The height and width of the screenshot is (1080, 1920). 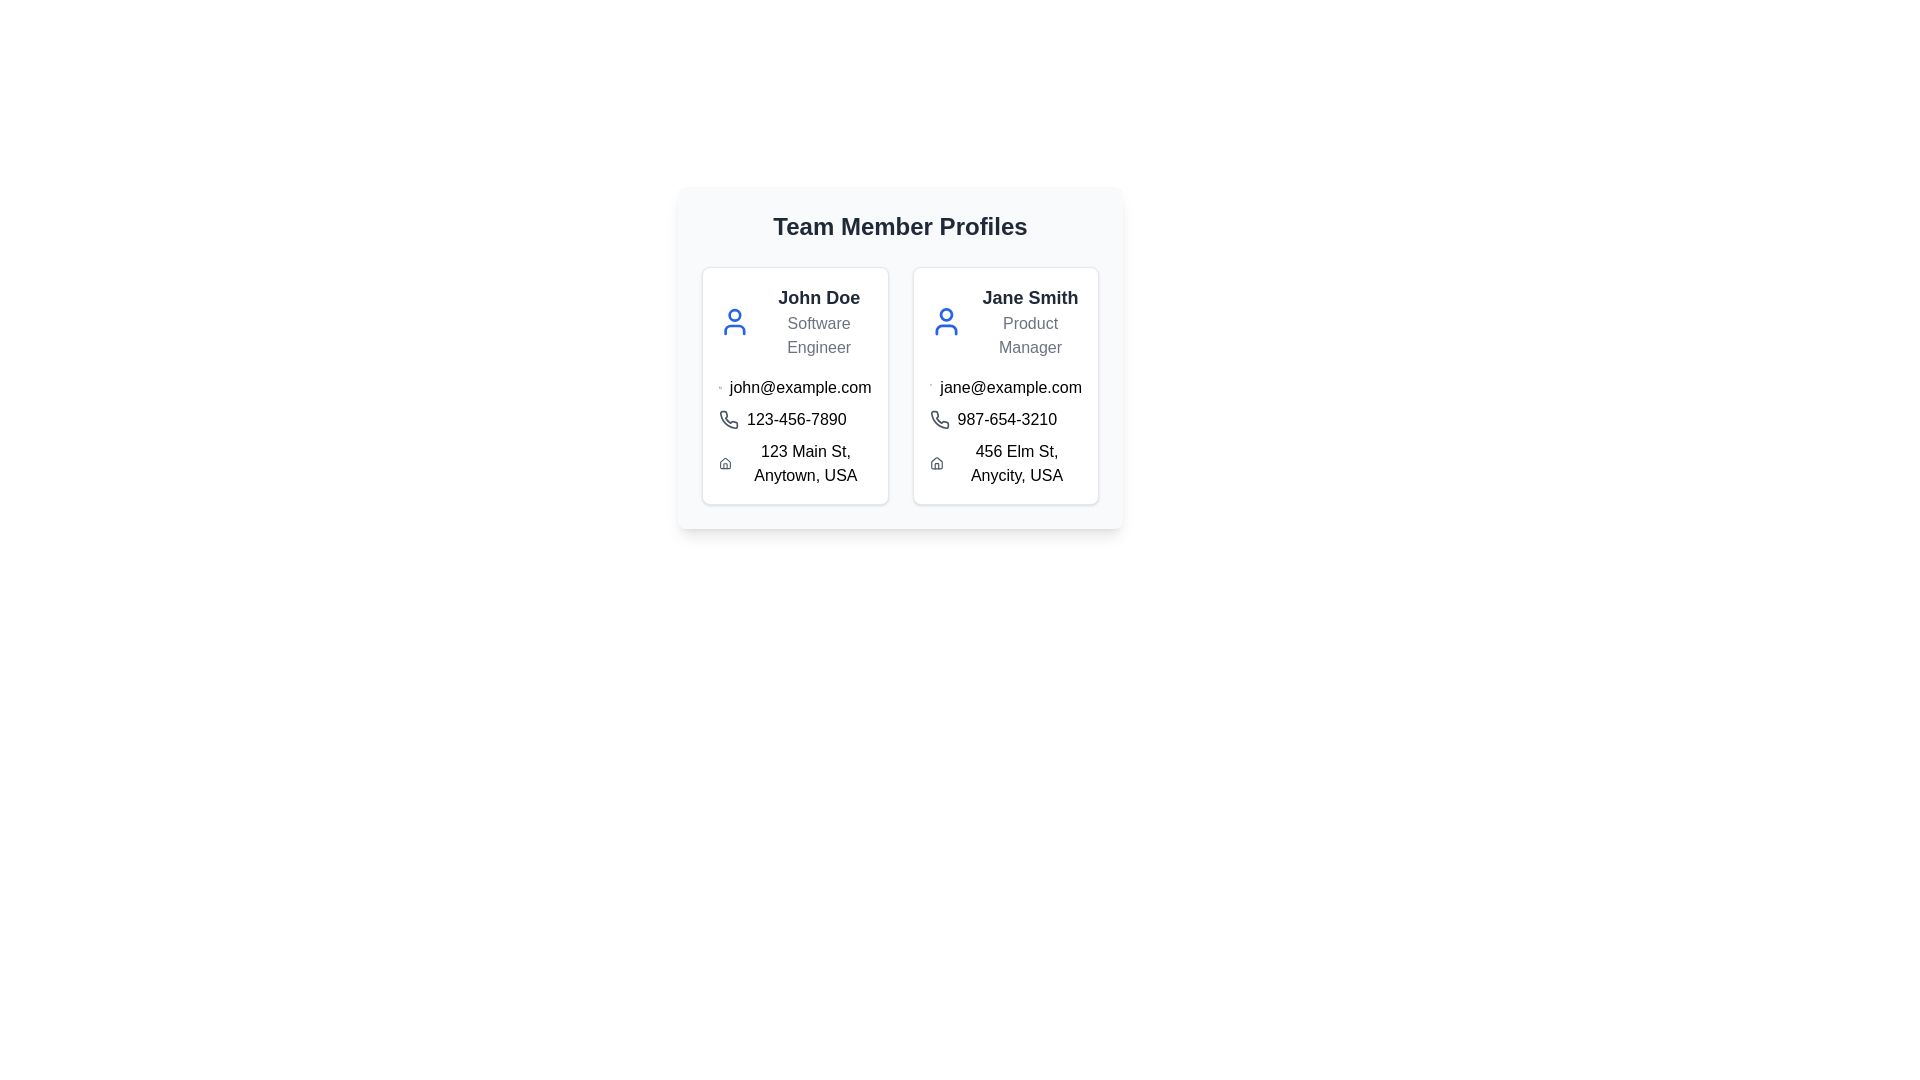 I want to click on the lower part of a human figure illustration represented by a blue outline in the second profile card, located directly above the text 'Jane Smith', so click(x=945, y=329).